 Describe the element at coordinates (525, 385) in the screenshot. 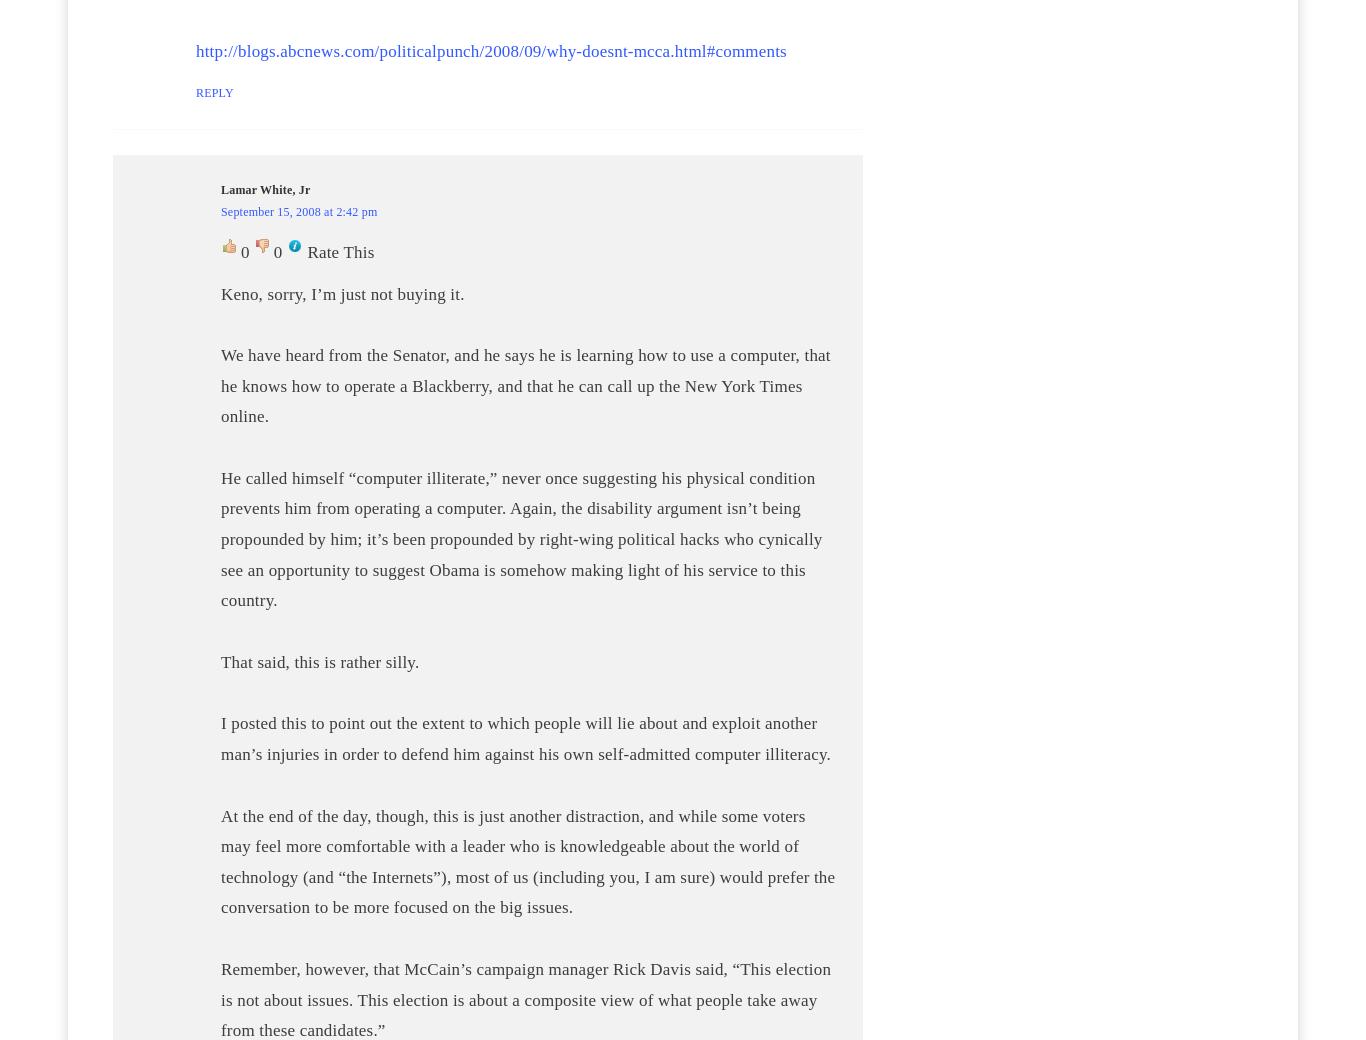

I see `'We have heard from the Senator, and he says he is learning how to use a computer, that he knows how to operate a Blackberry, and that he can call up the New York Times online.'` at that location.